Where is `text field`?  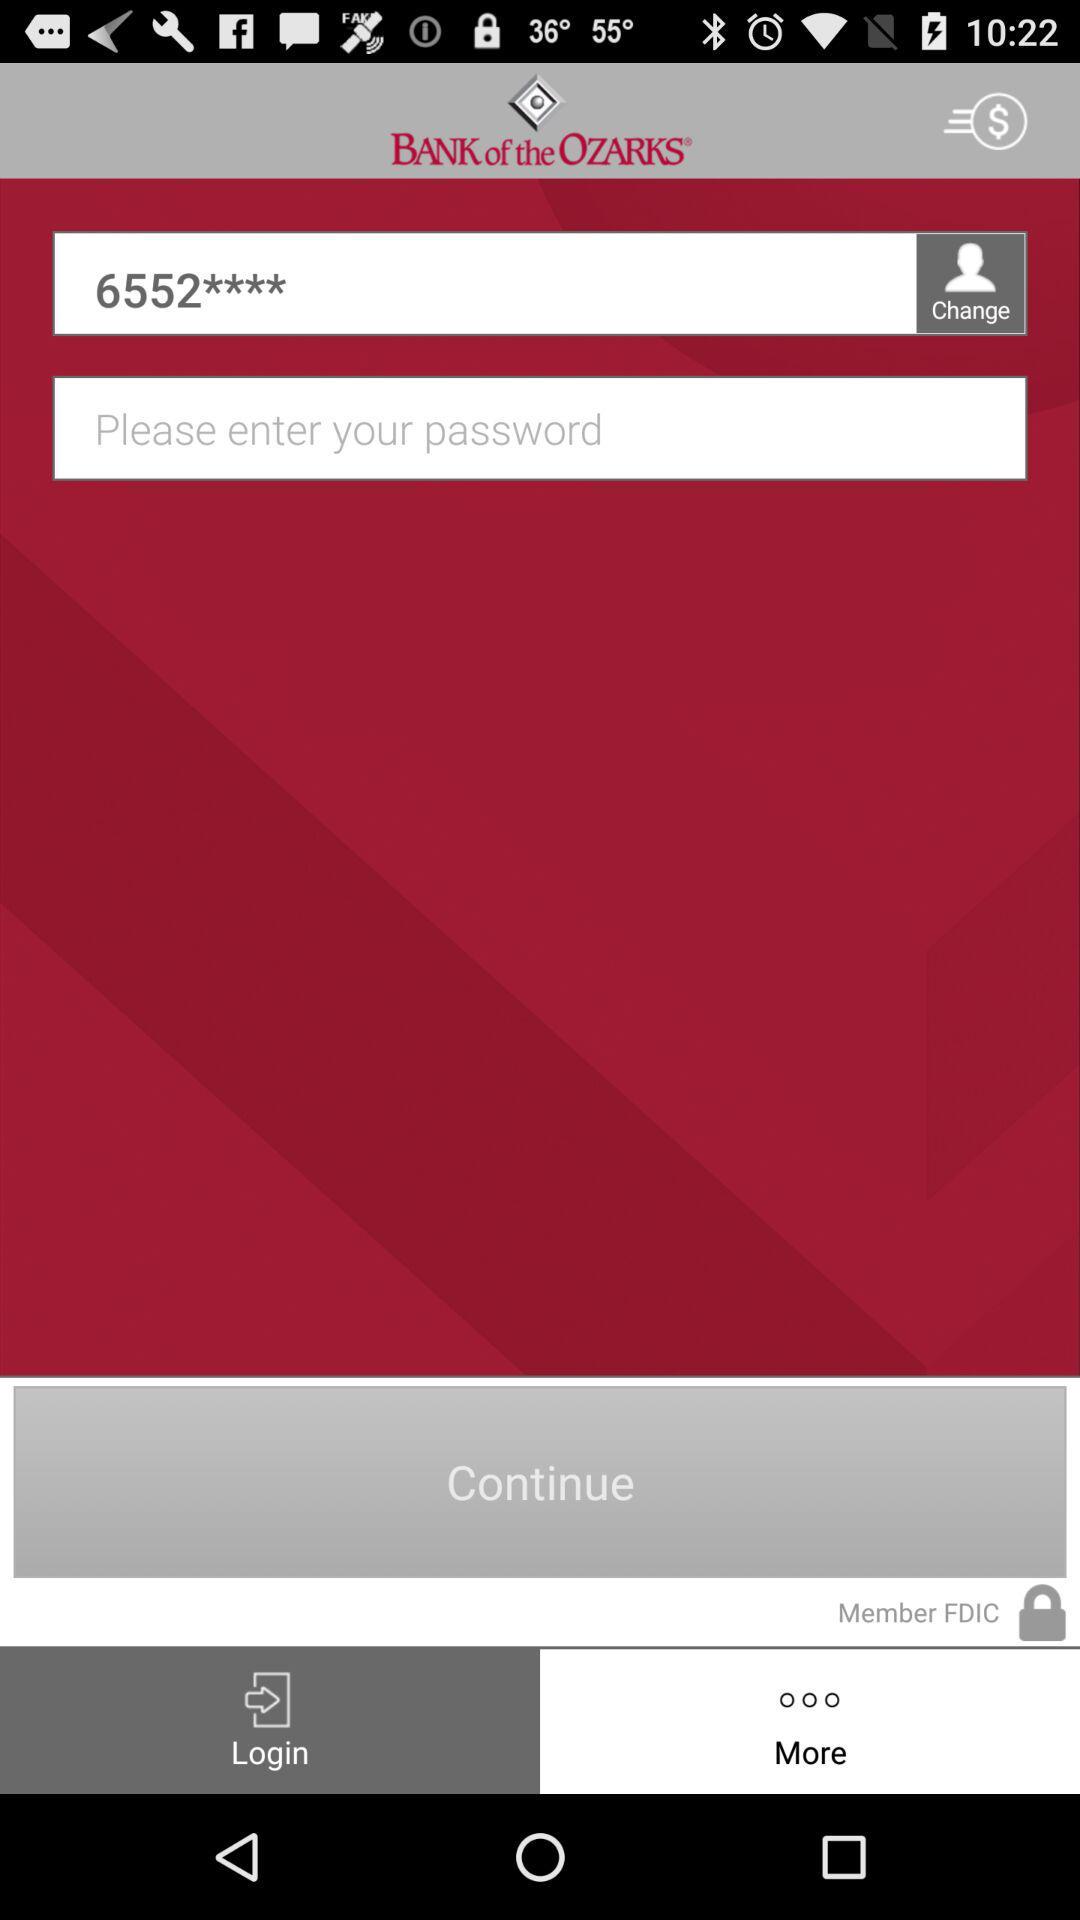
text field is located at coordinates (550, 427).